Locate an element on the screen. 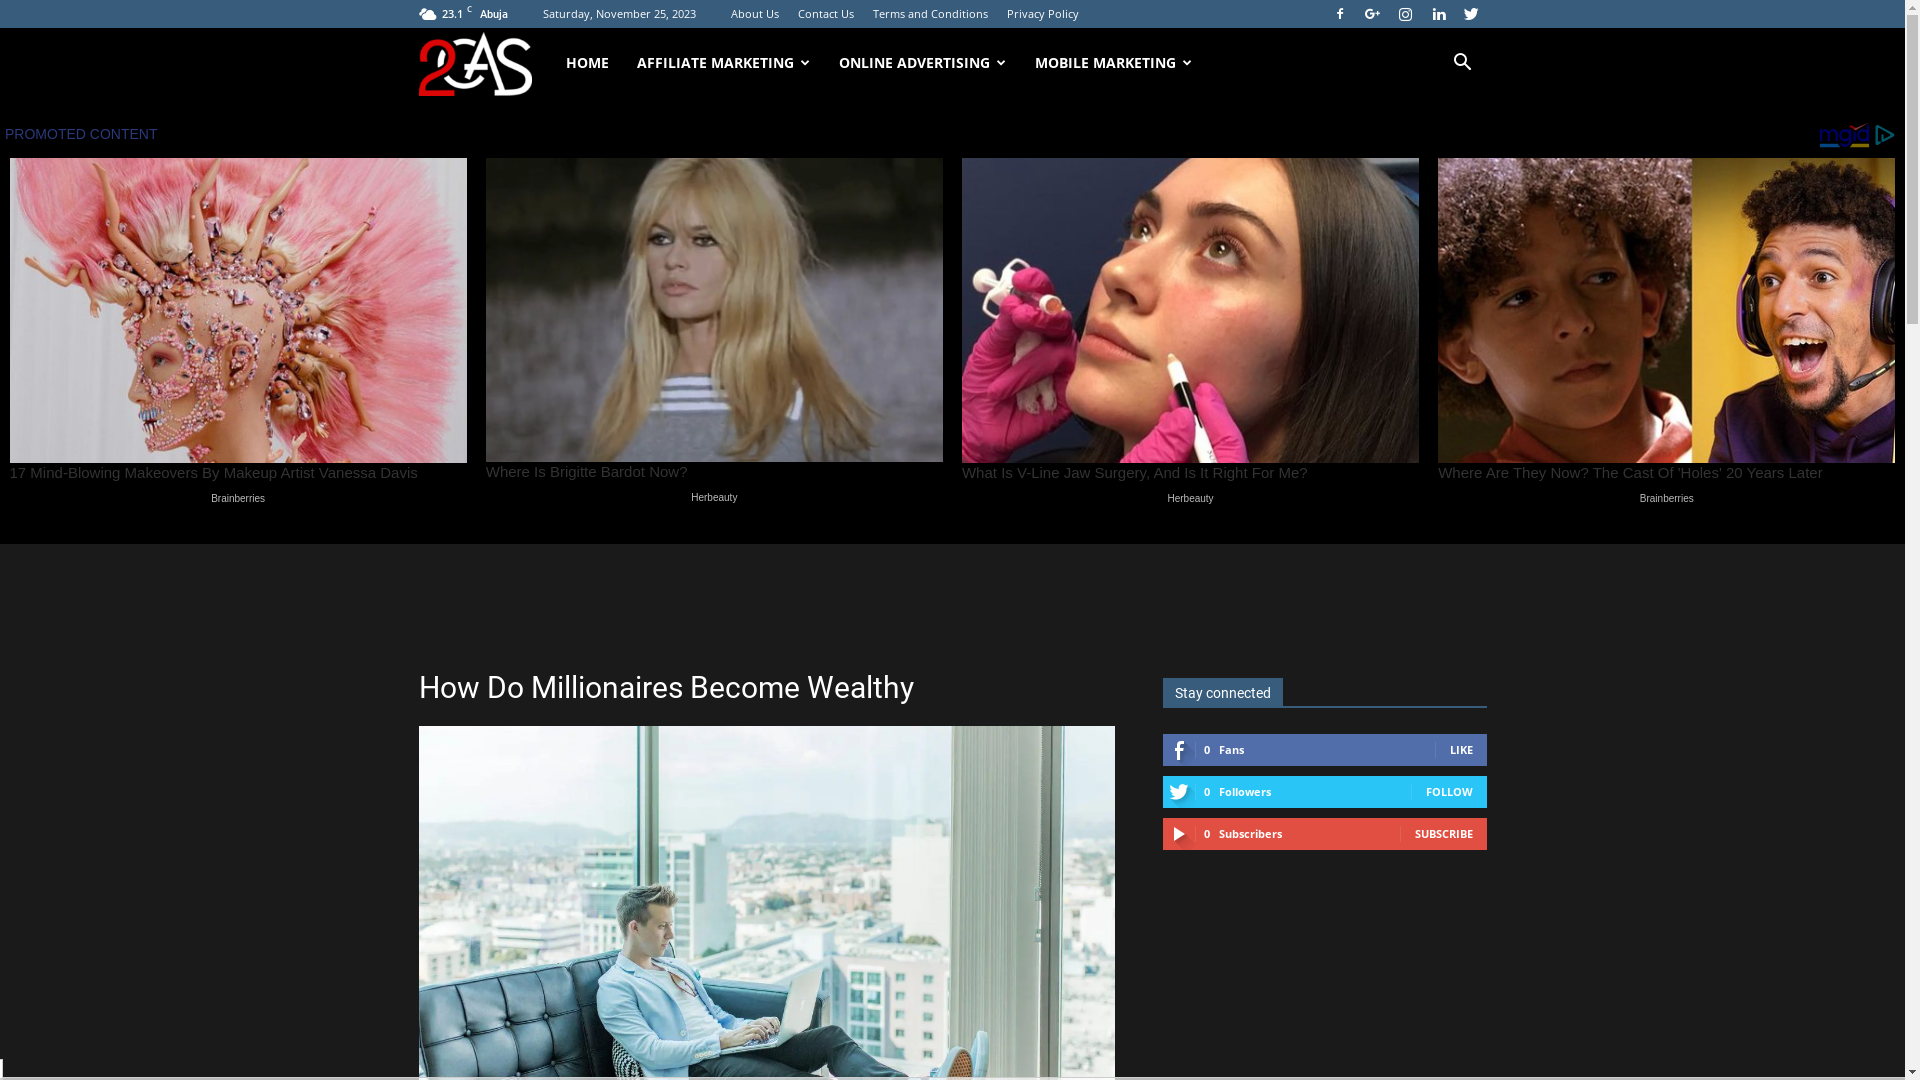 Image resolution: width=1920 pixels, height=1080 pixels. '24x7onlinecas' is located at coordinates (416, 62).